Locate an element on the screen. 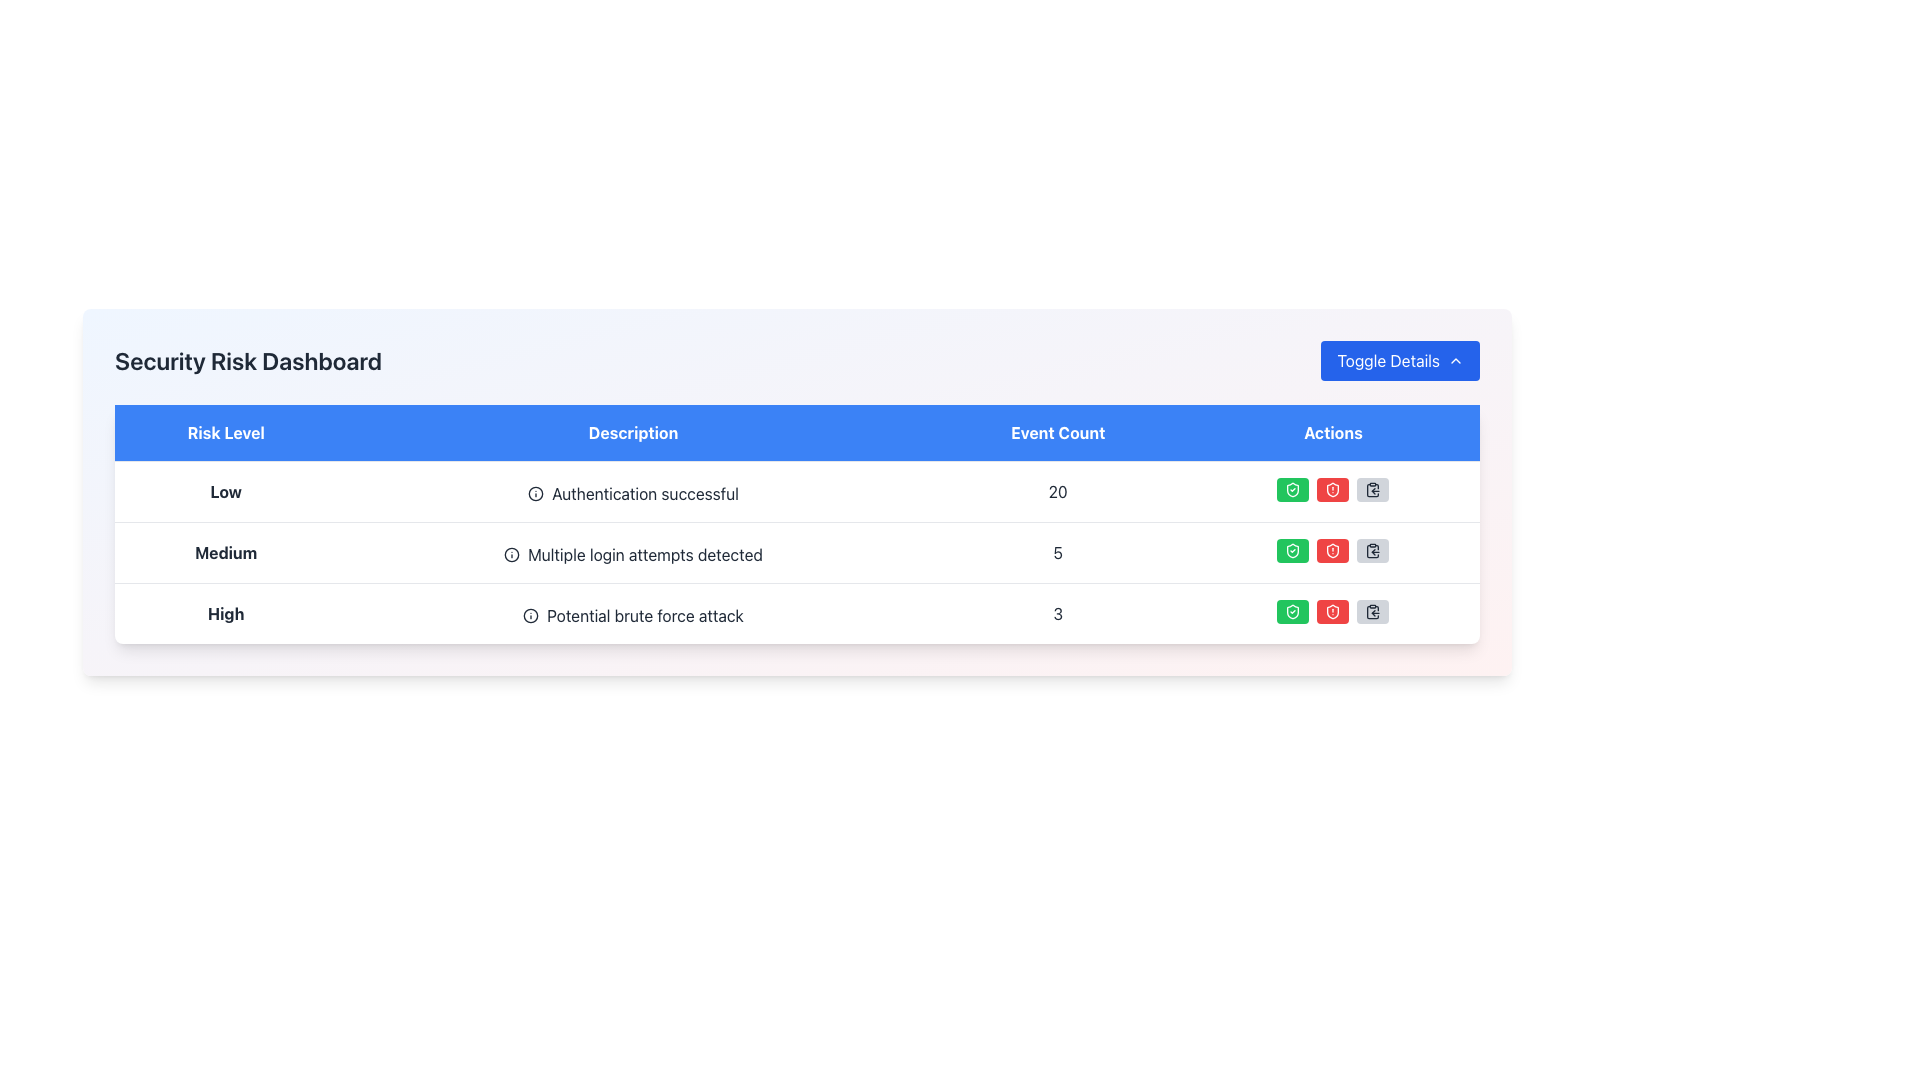 This screenshot has height=1080, width=1920. the alert icon button located in the 'Actions' column of the 'High' risk row in the 'Security Risk Dashboard' is located at coordinates (1333, 489).